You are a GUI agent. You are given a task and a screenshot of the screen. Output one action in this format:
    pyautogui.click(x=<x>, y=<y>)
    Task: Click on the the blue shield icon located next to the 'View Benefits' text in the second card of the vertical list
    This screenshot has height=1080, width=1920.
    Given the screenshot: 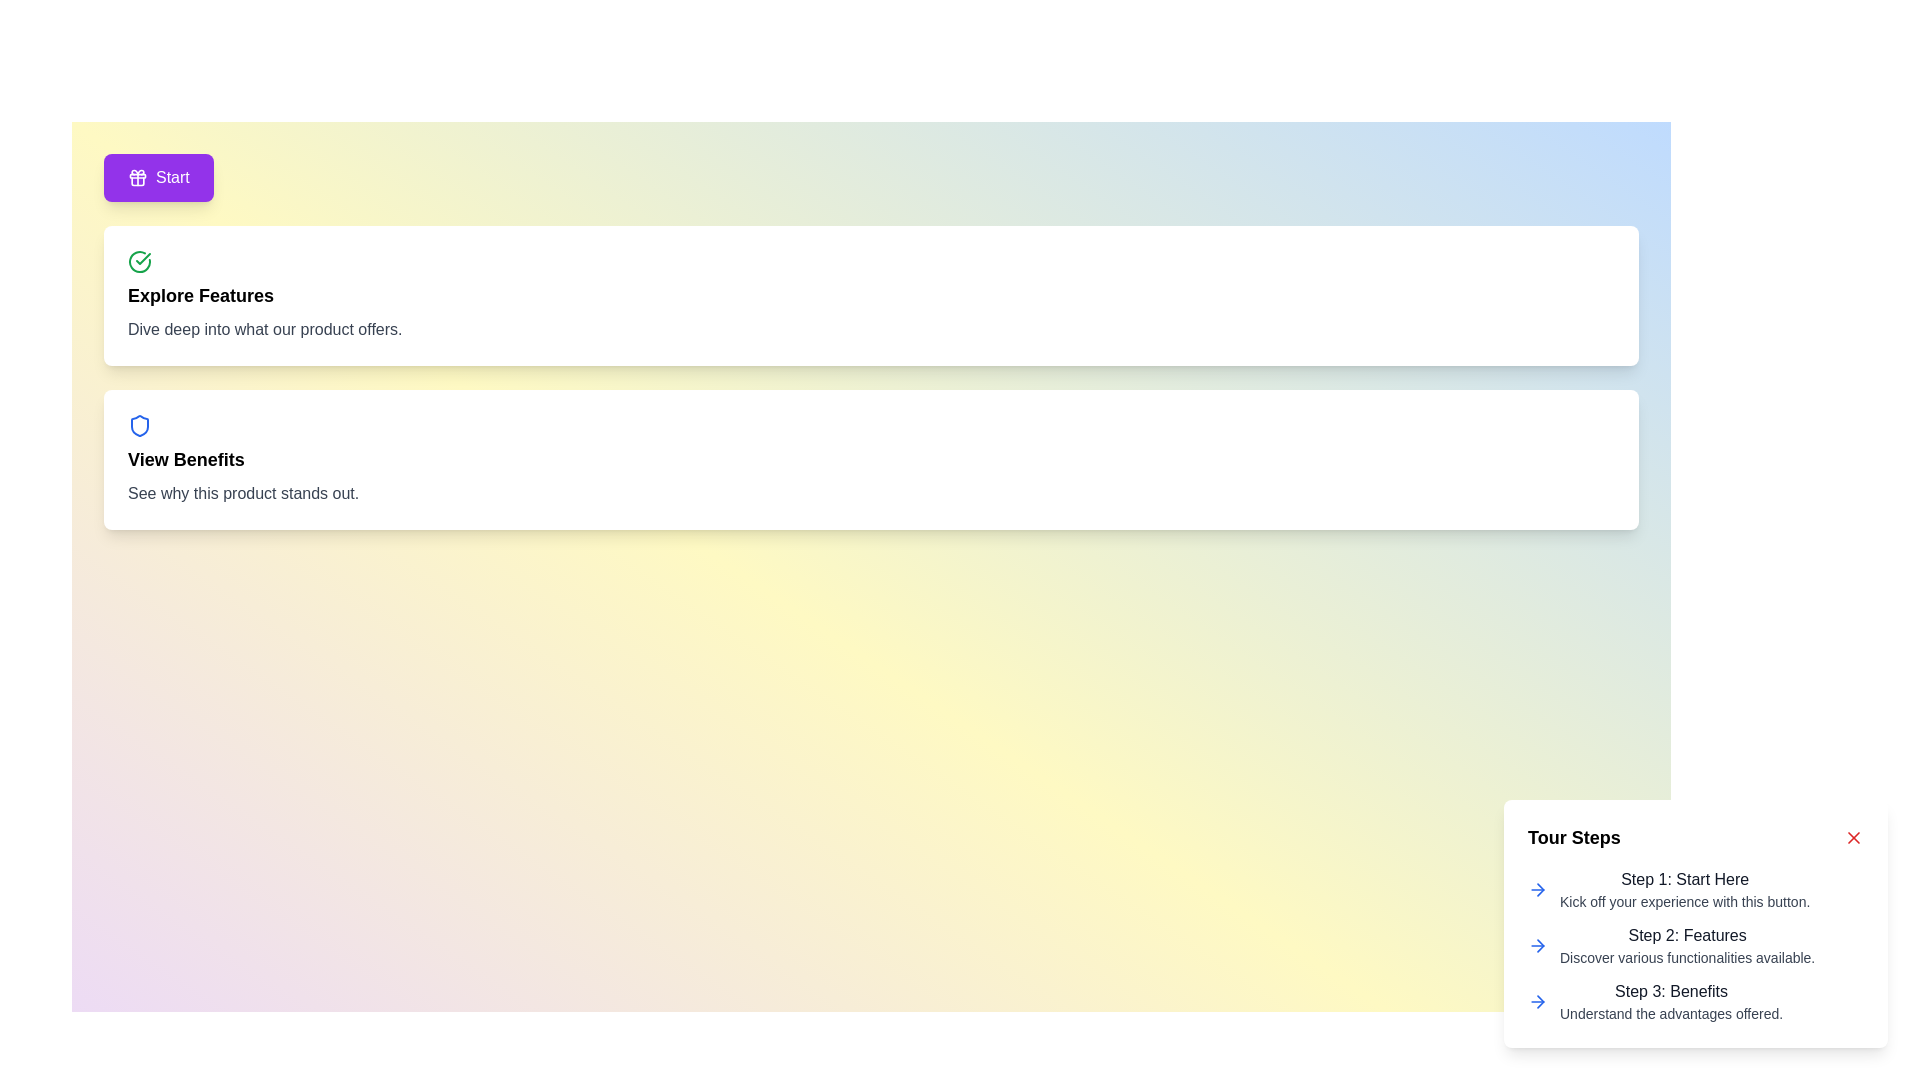 What is the action you would take?
    pyautogui.click(x=138, y=424)
    